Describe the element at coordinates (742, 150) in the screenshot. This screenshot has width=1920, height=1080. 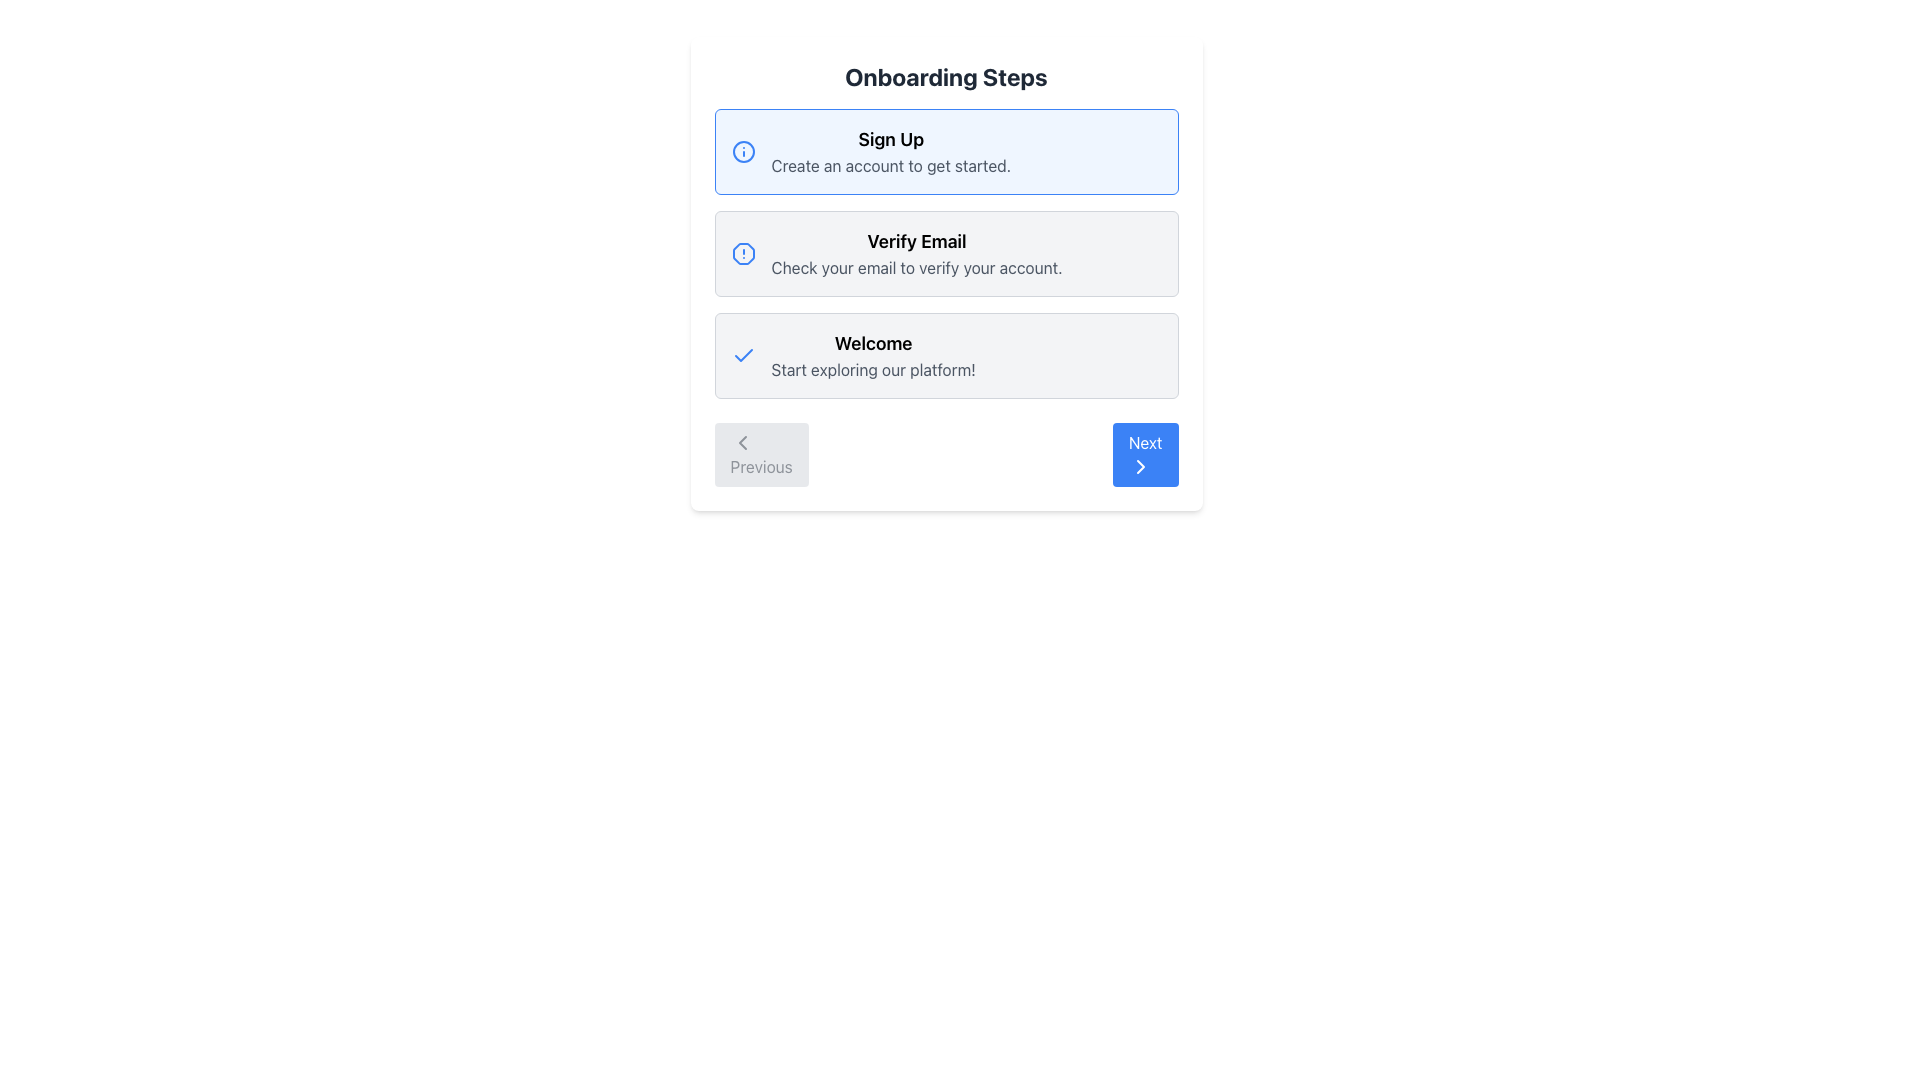
I see `the circular icon with a blue border and a small blue dot at its center, located to the left of the 'Sign Up' text in the onboarding steps UI` at that location.